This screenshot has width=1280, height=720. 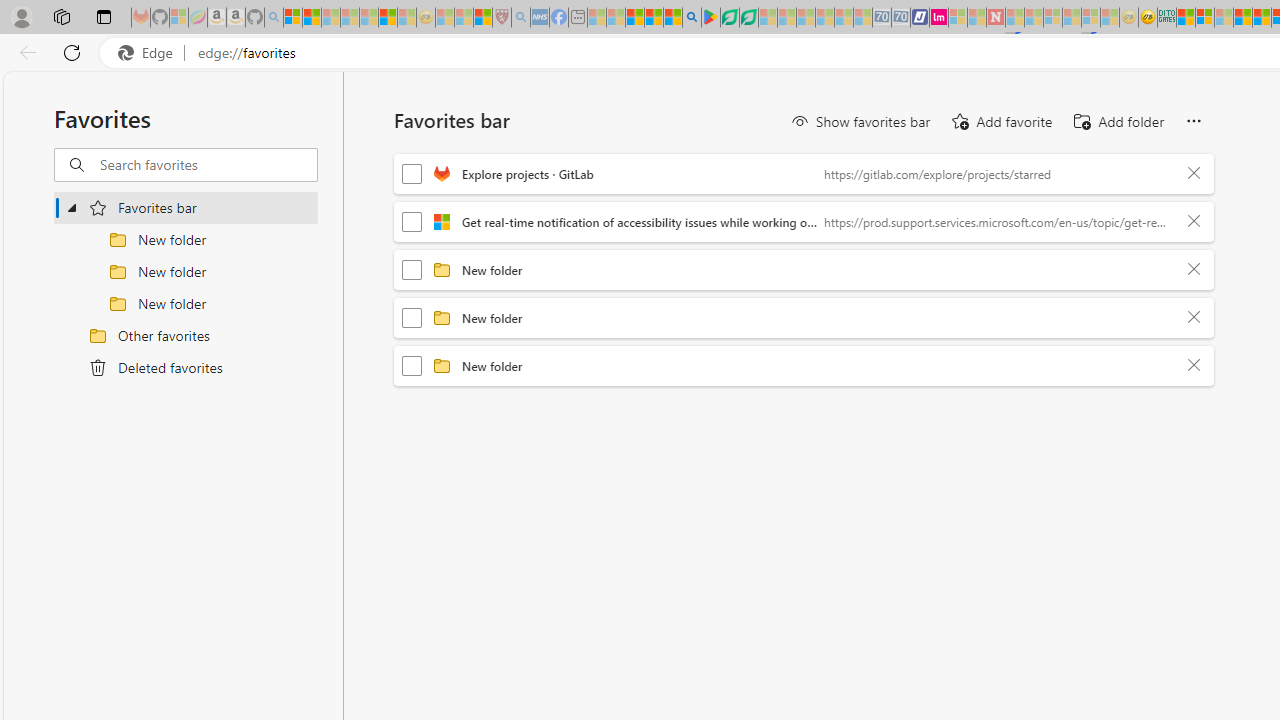 I want to click on '14 Common Myths Debunked By Scientific Facts - Sleeping', so click(x=1034, y=17).